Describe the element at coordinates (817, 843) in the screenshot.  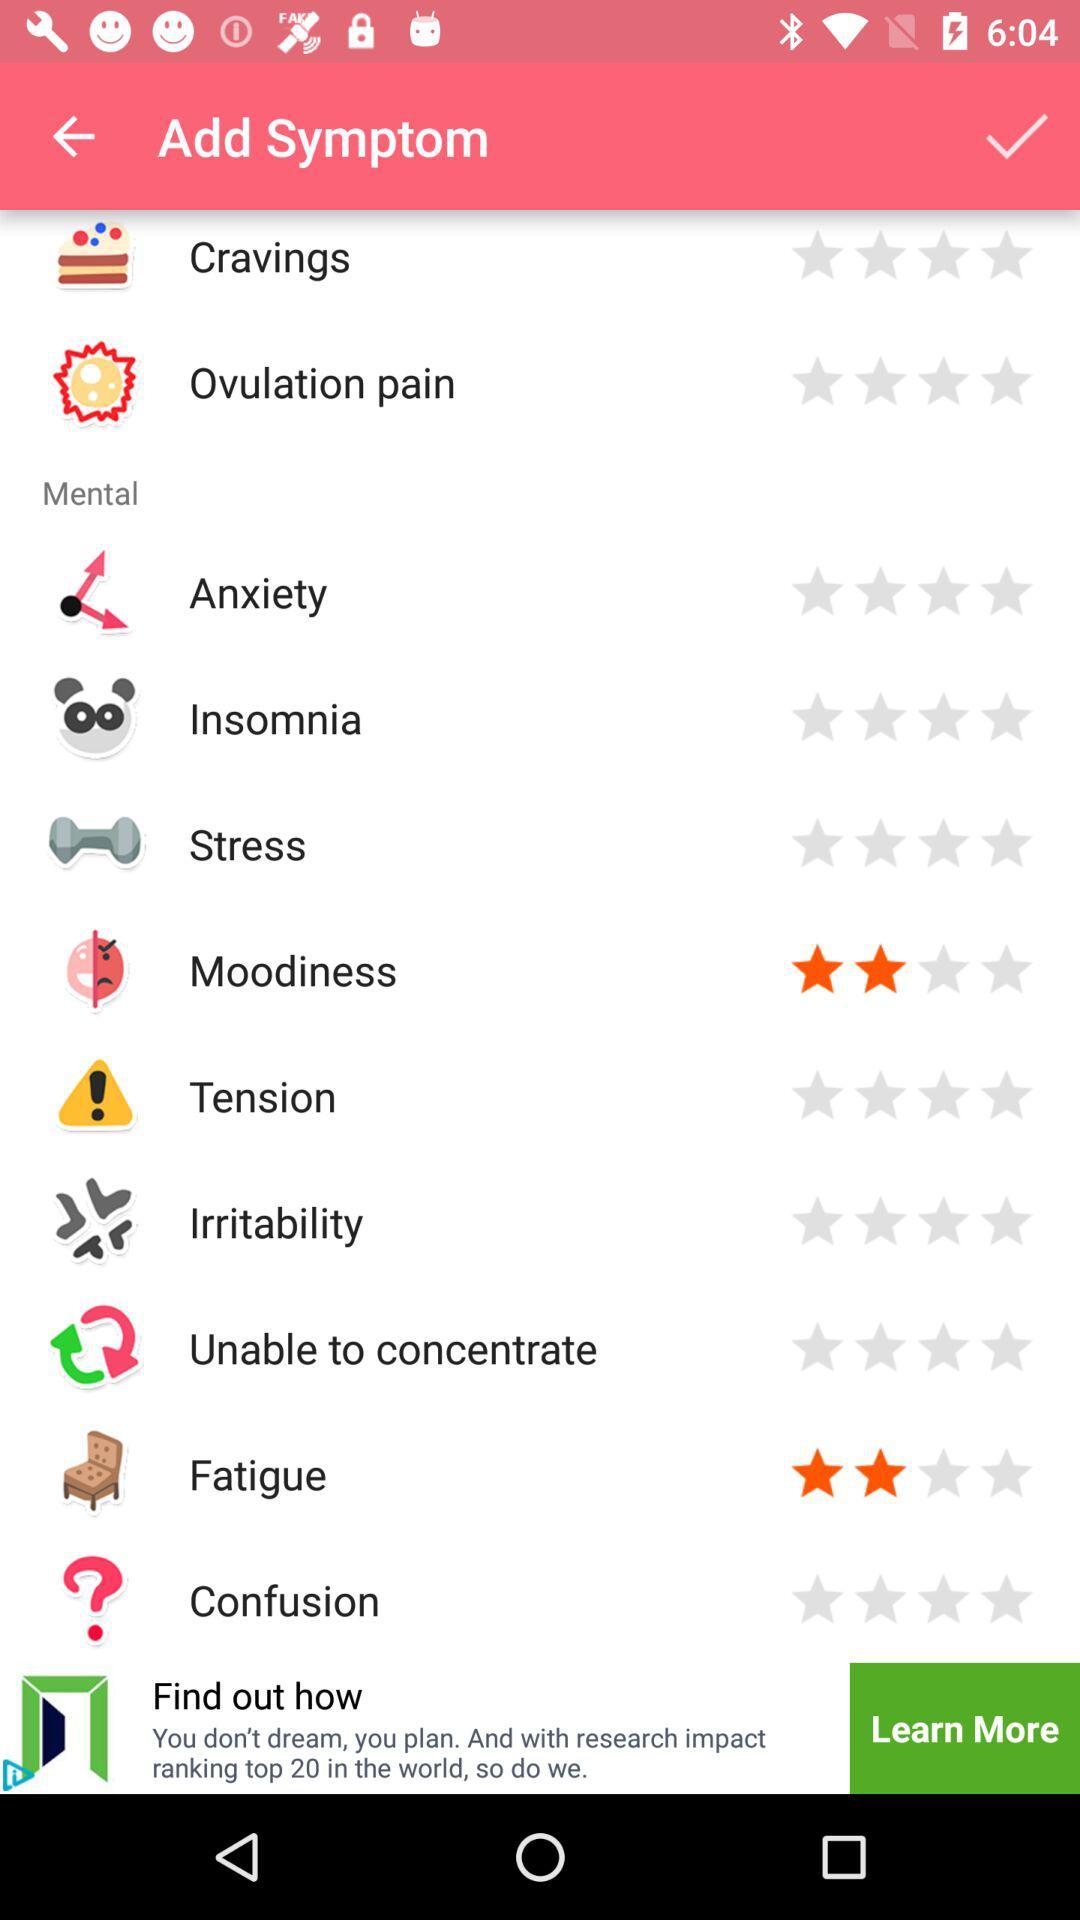
I see `rate 1 star for stress` at that location.